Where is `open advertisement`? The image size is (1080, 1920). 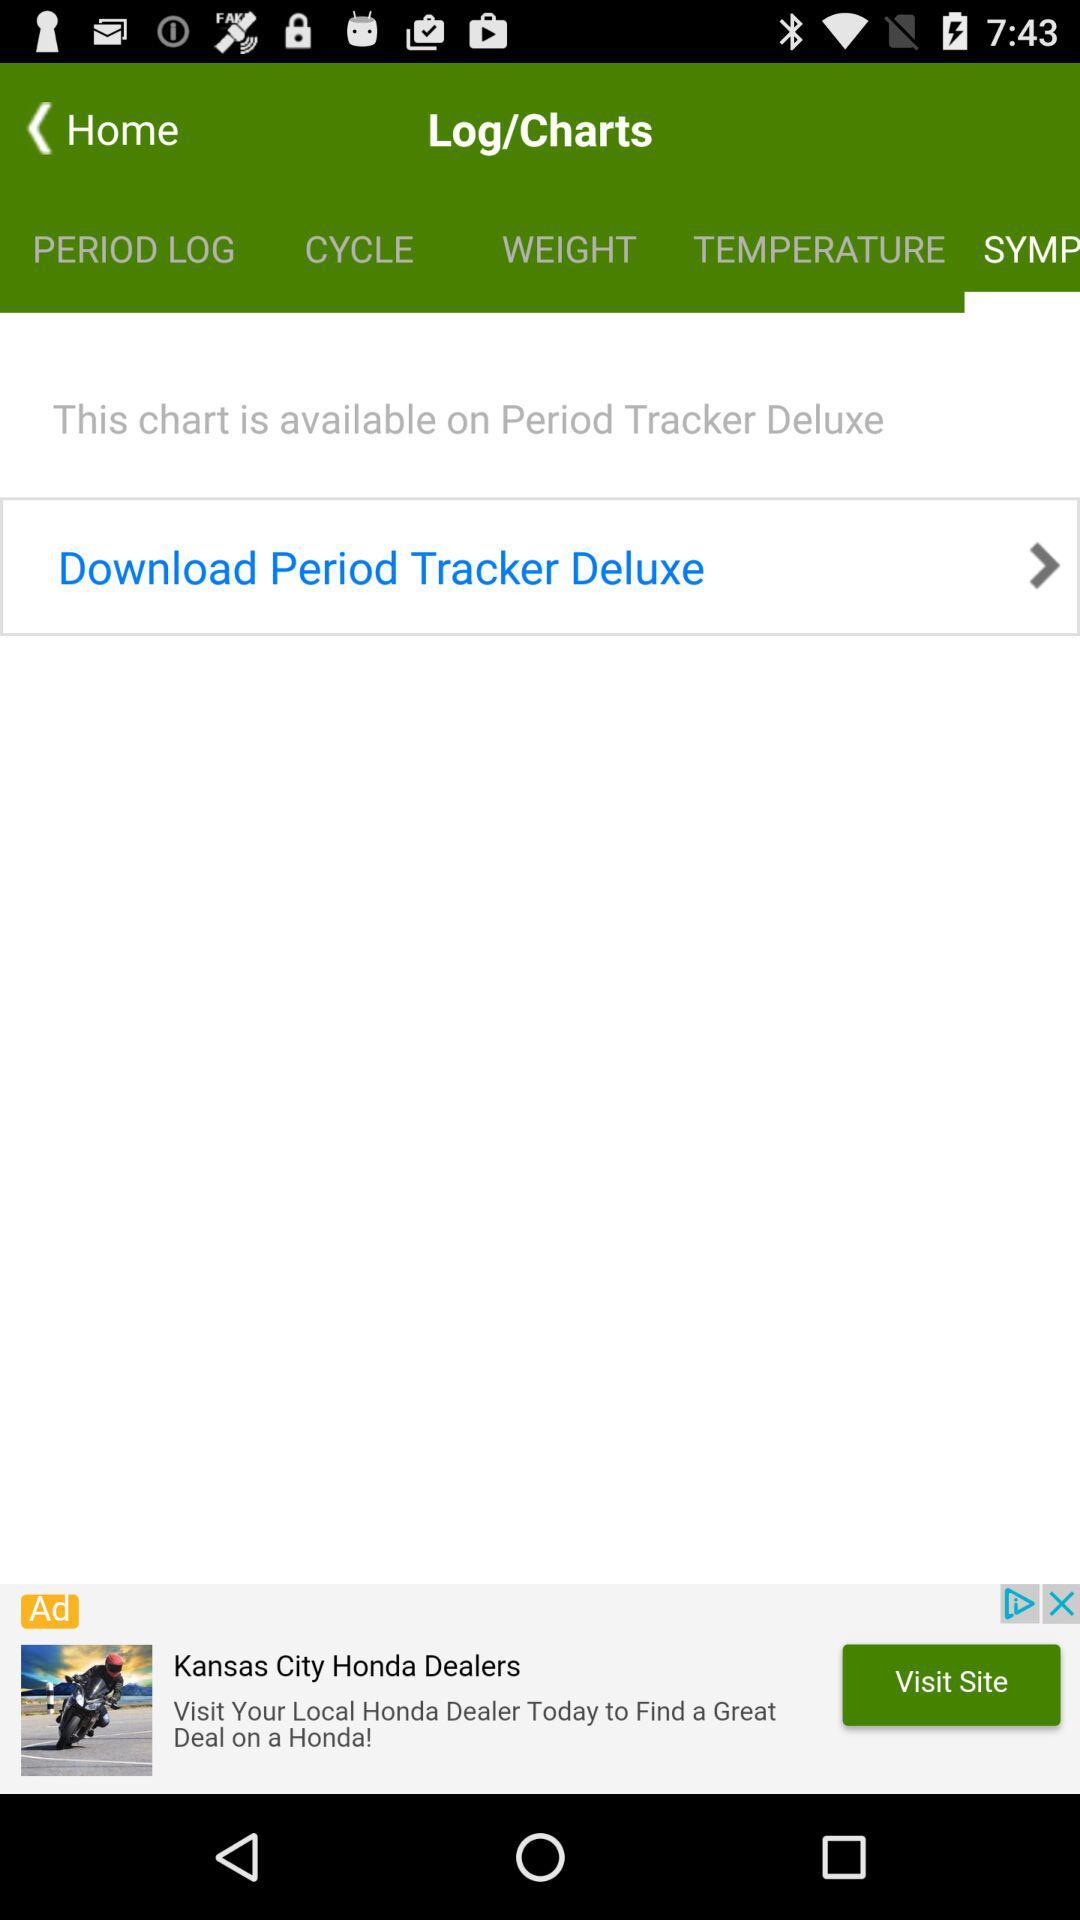 open advertisement is located at coordinates (540, 1688).